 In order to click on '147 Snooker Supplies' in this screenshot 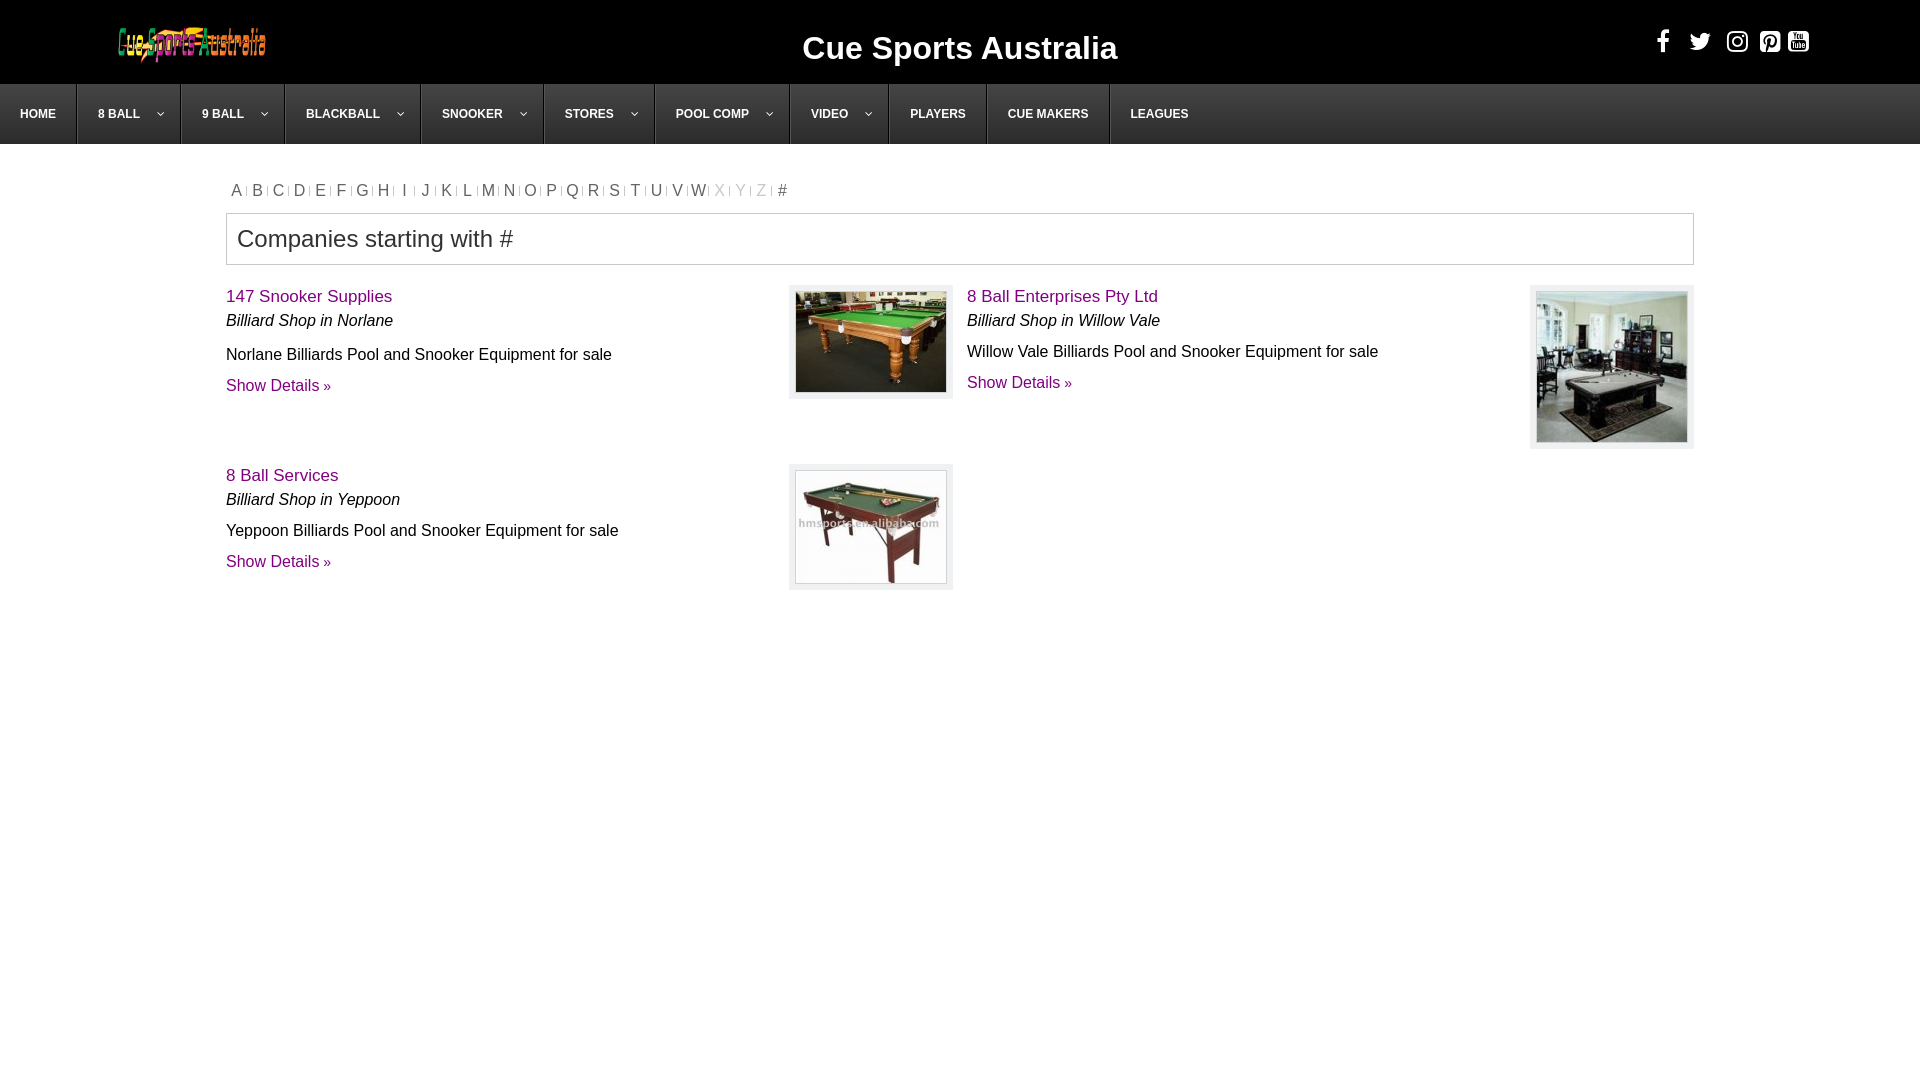, I will do `click(307, 296)`.